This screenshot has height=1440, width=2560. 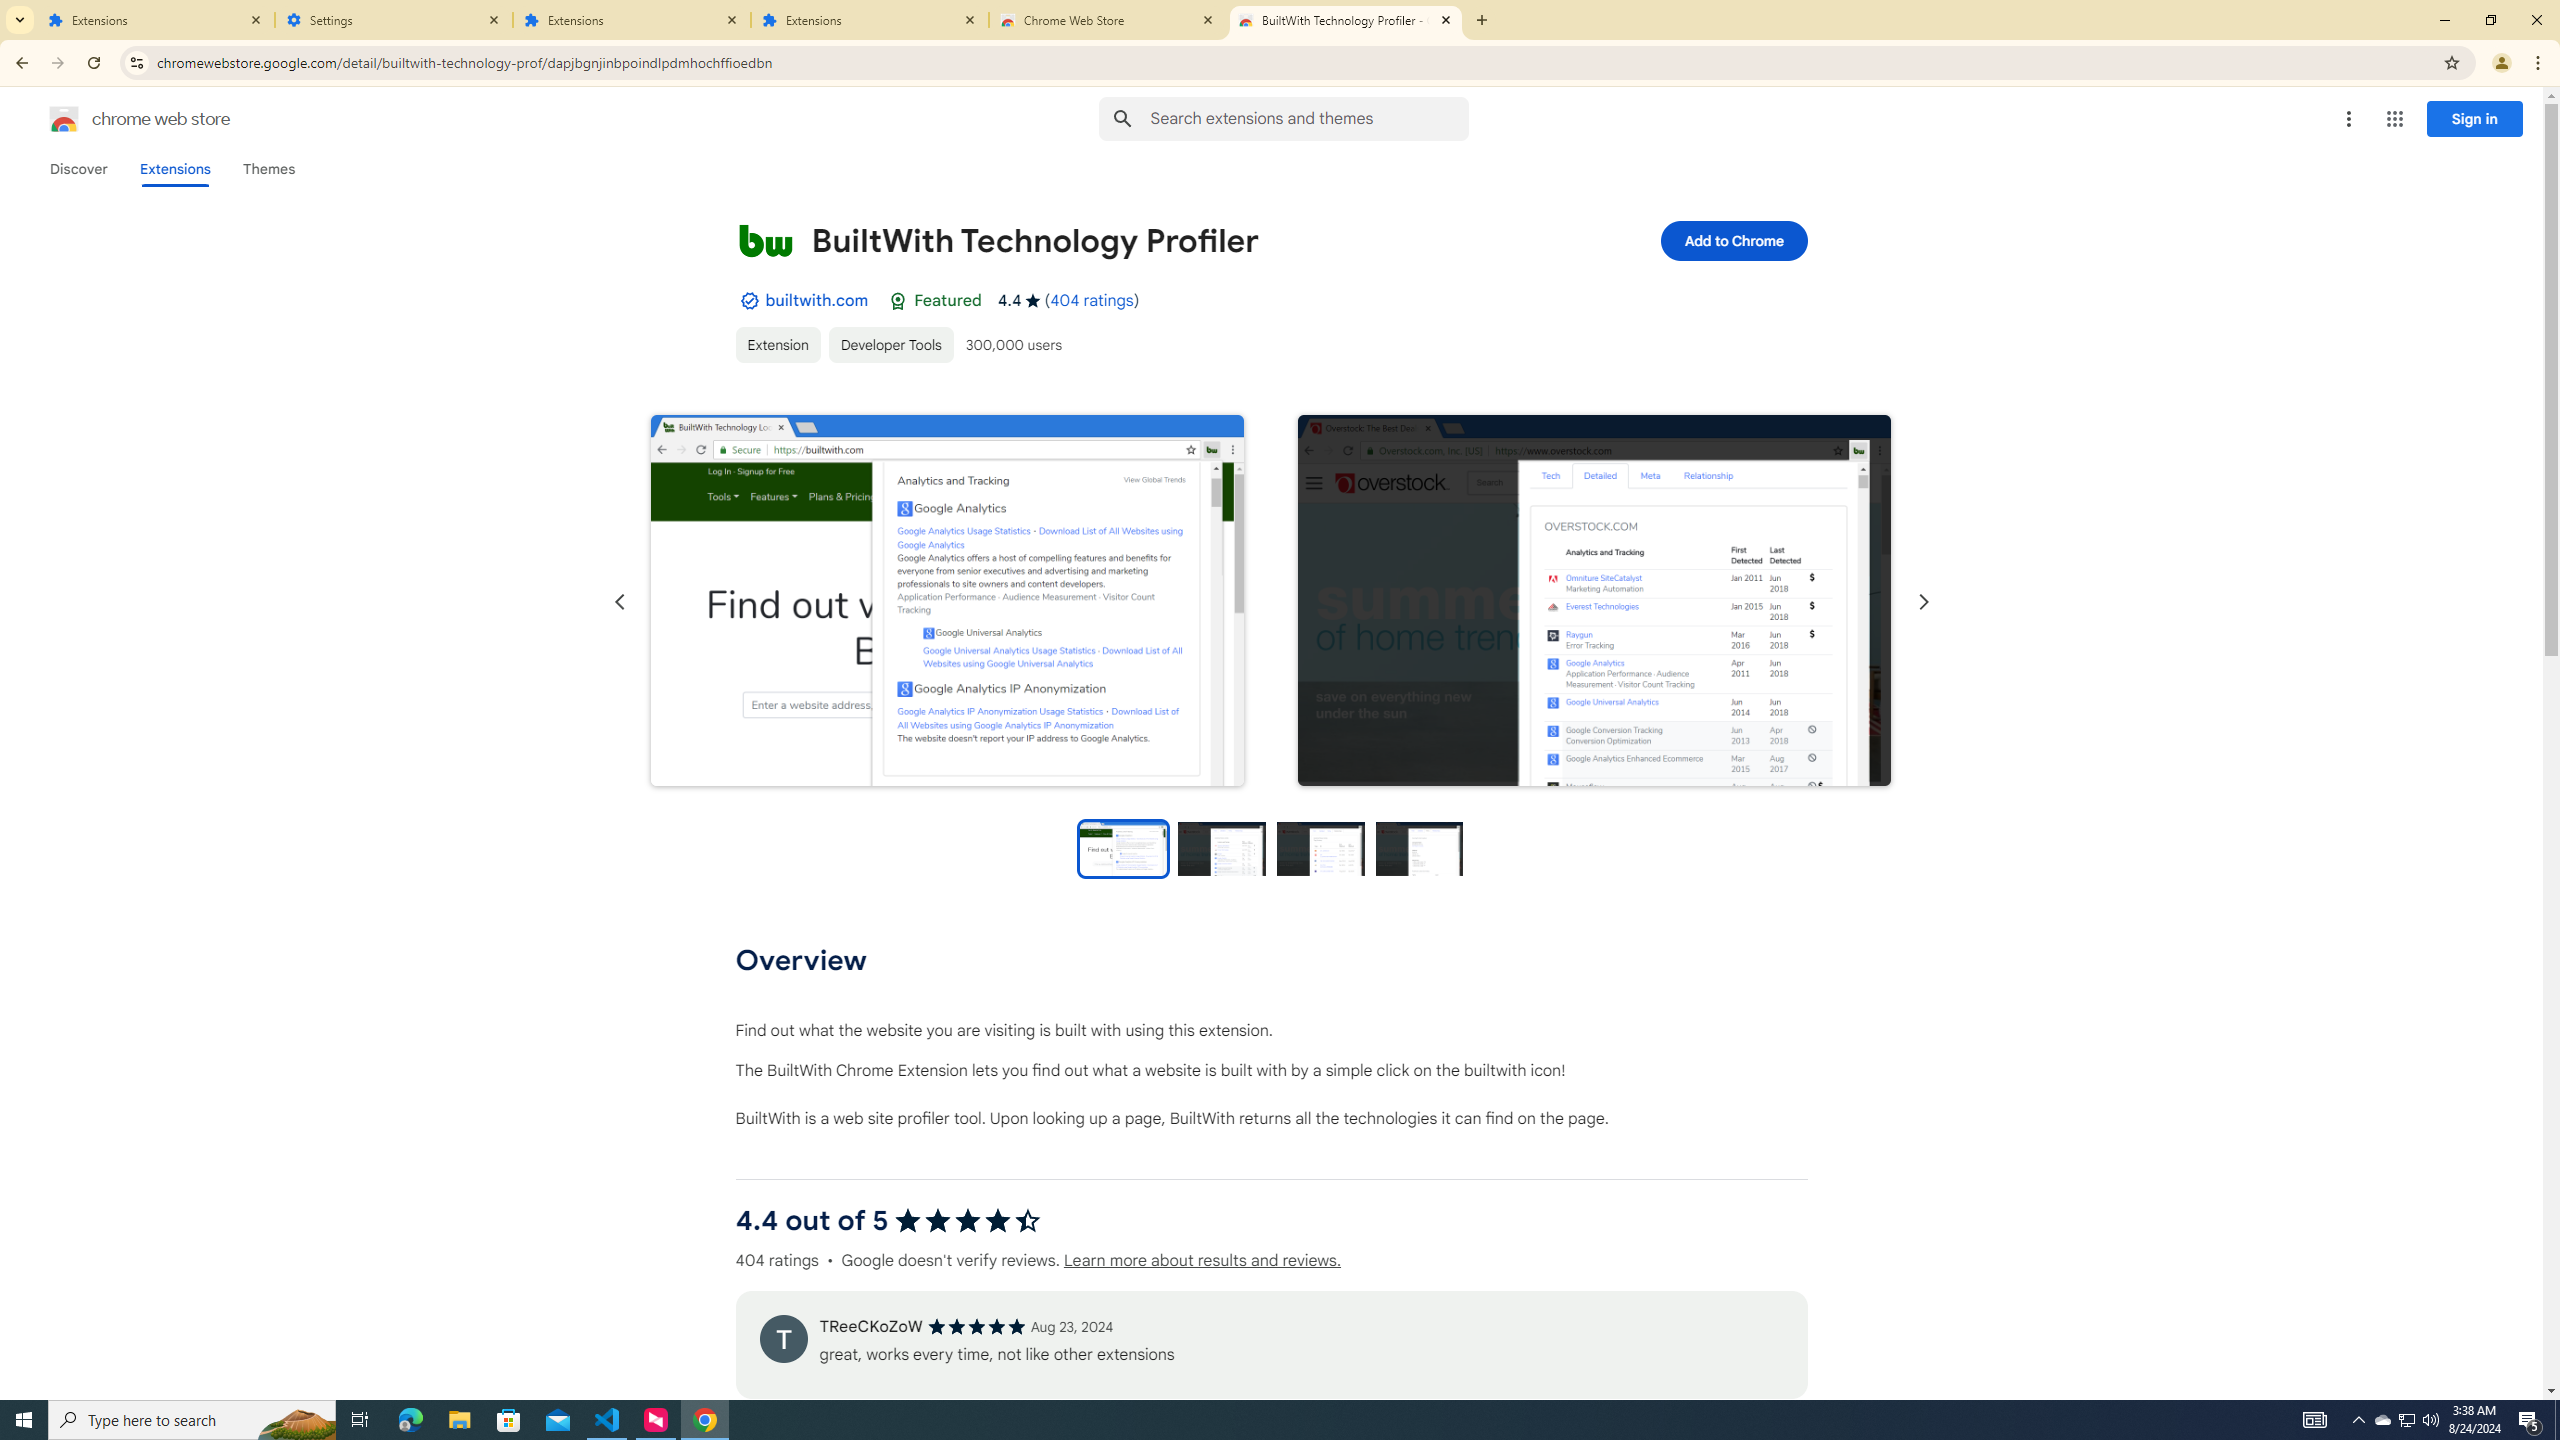 I want to click on 'Item media 2 screenshot', so click(x=1593, y=600).